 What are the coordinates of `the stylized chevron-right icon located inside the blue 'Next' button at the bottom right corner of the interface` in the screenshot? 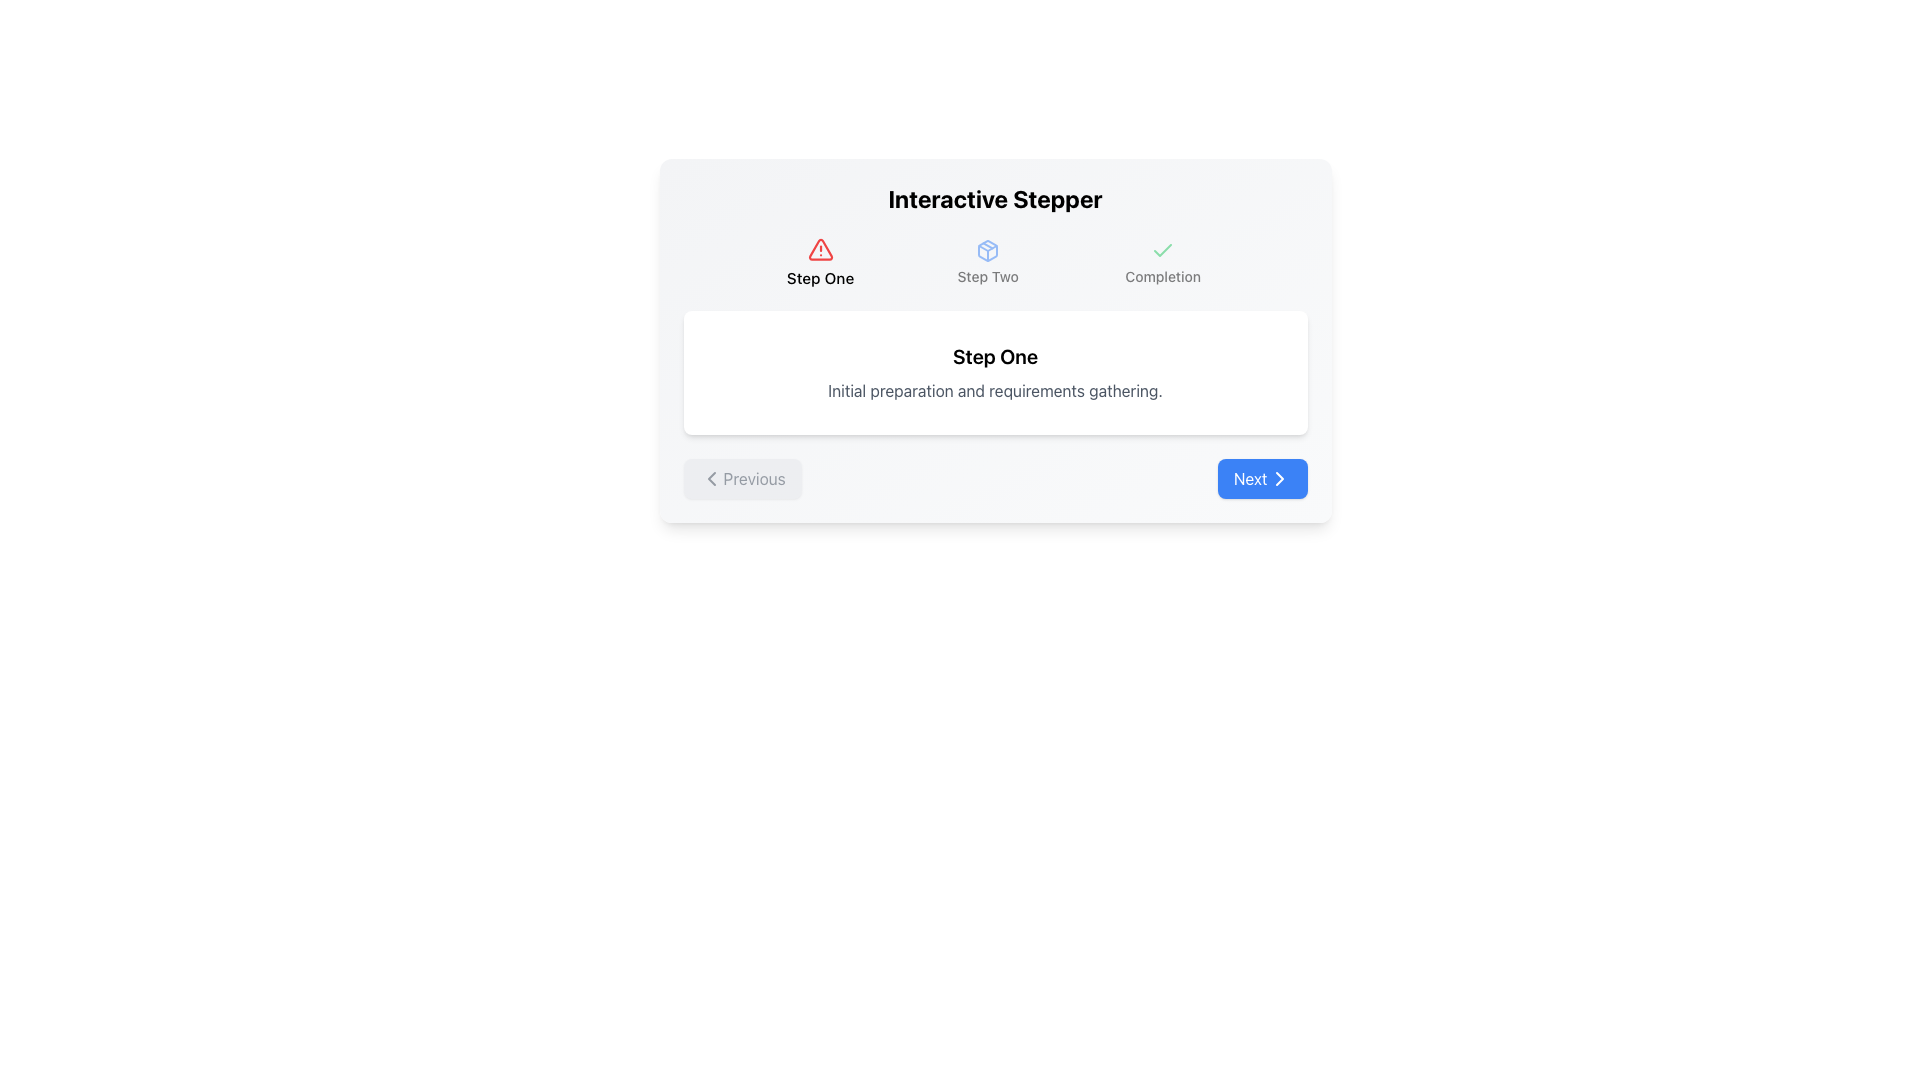 It's located at (1278, 478).